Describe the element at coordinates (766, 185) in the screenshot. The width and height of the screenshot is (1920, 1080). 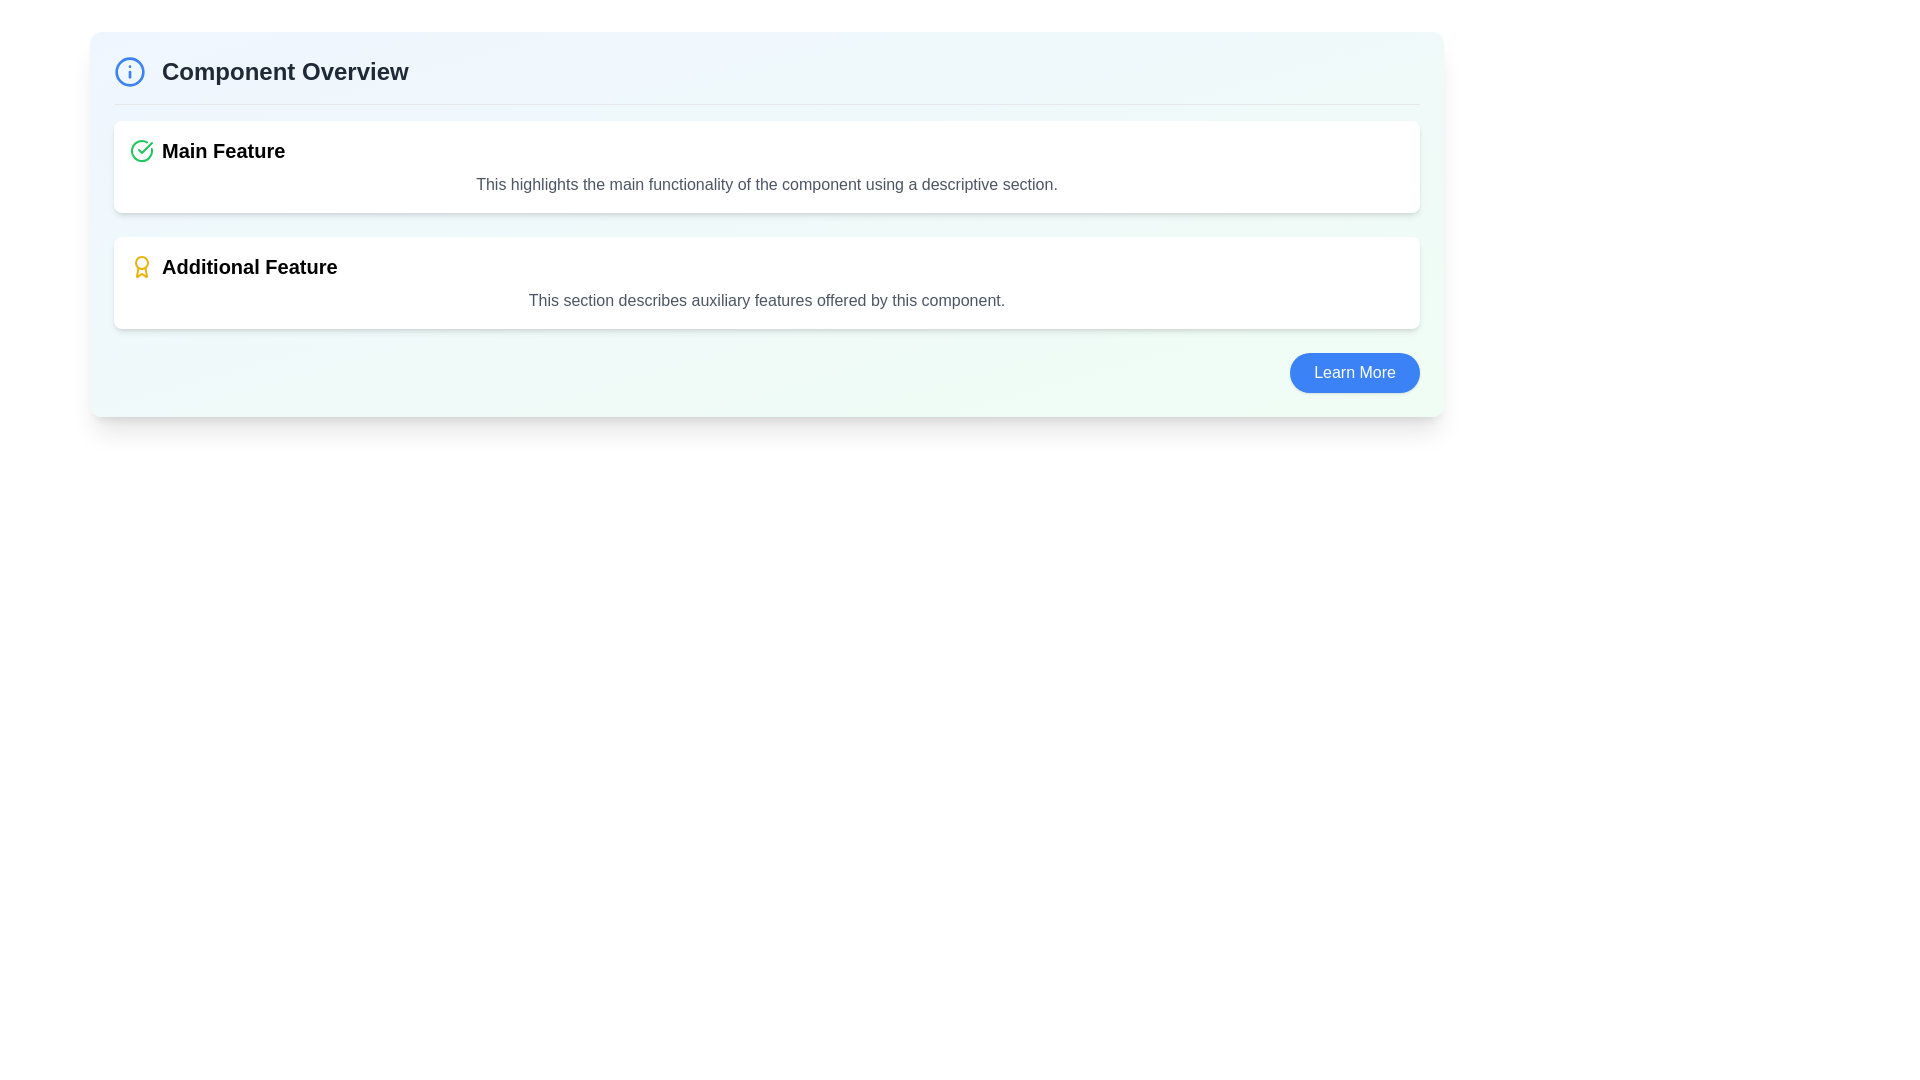
I see `descriptive text element located beneath the heading 'Main Feature', which reads: 'This highlights the main functionality of the component using a descriptive section.'` at that location.